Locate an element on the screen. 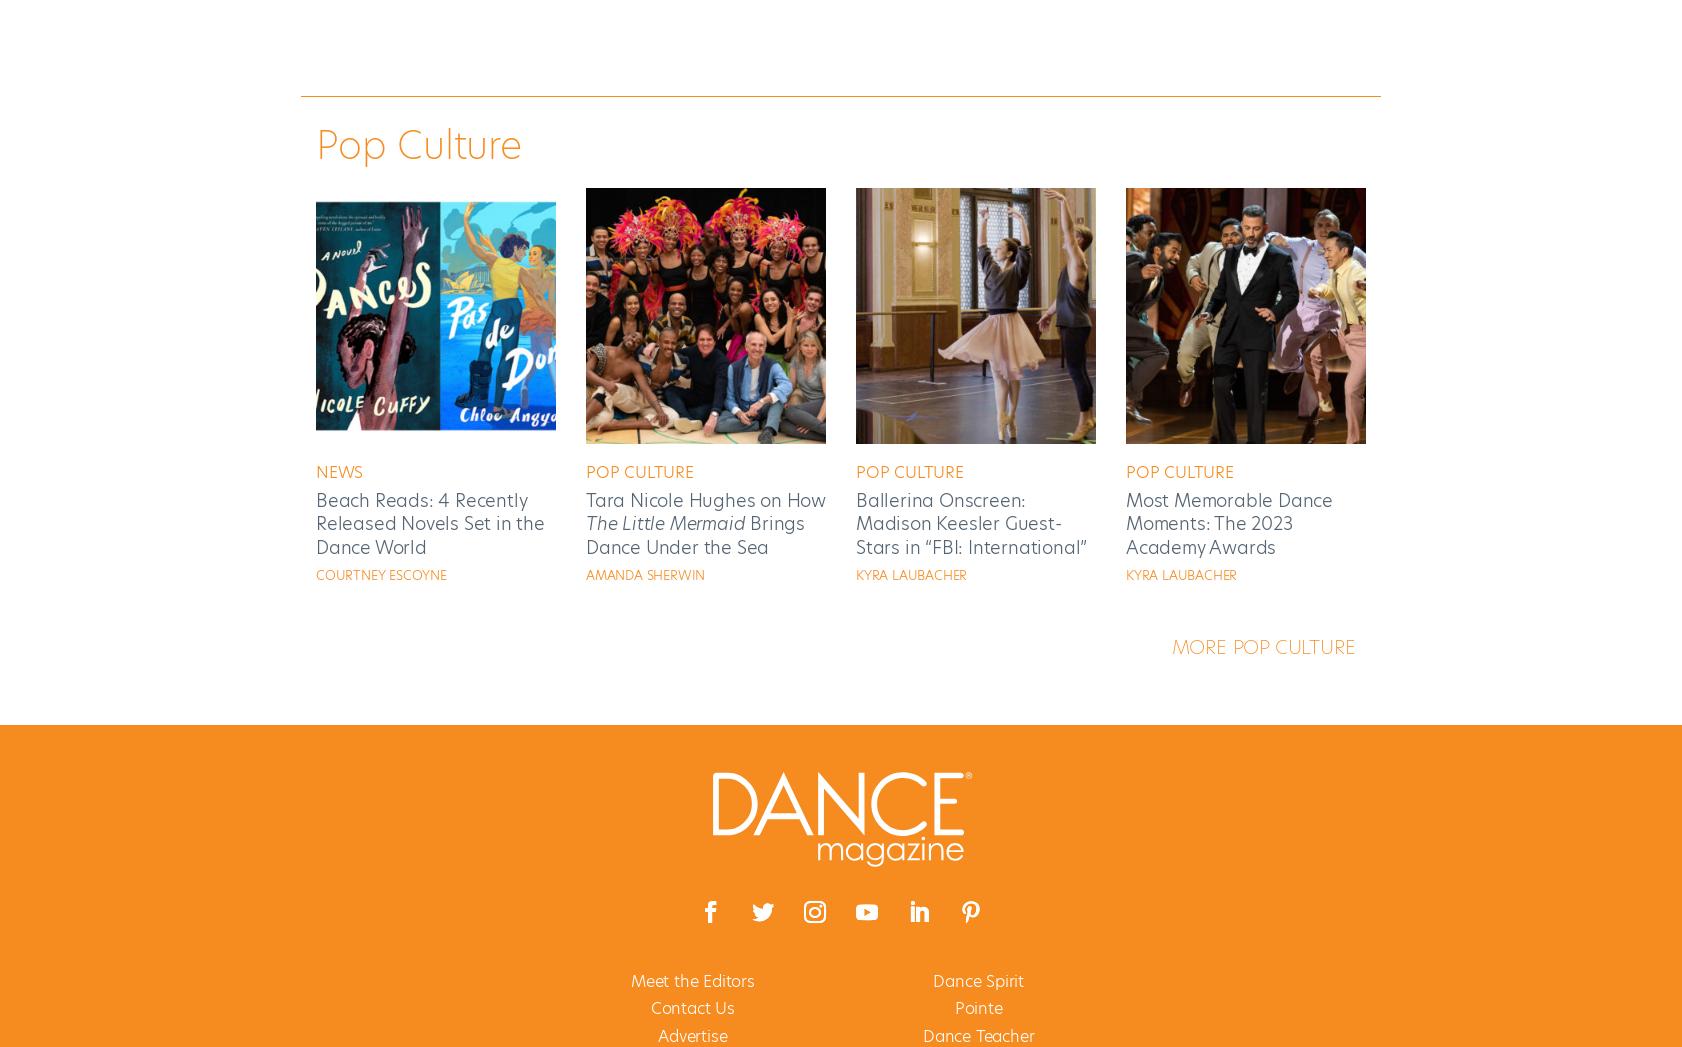 The width and height of the screenshot is (1682, 1047). 'Brings Dance Under the Sea' is located at coordinates (695, 535).